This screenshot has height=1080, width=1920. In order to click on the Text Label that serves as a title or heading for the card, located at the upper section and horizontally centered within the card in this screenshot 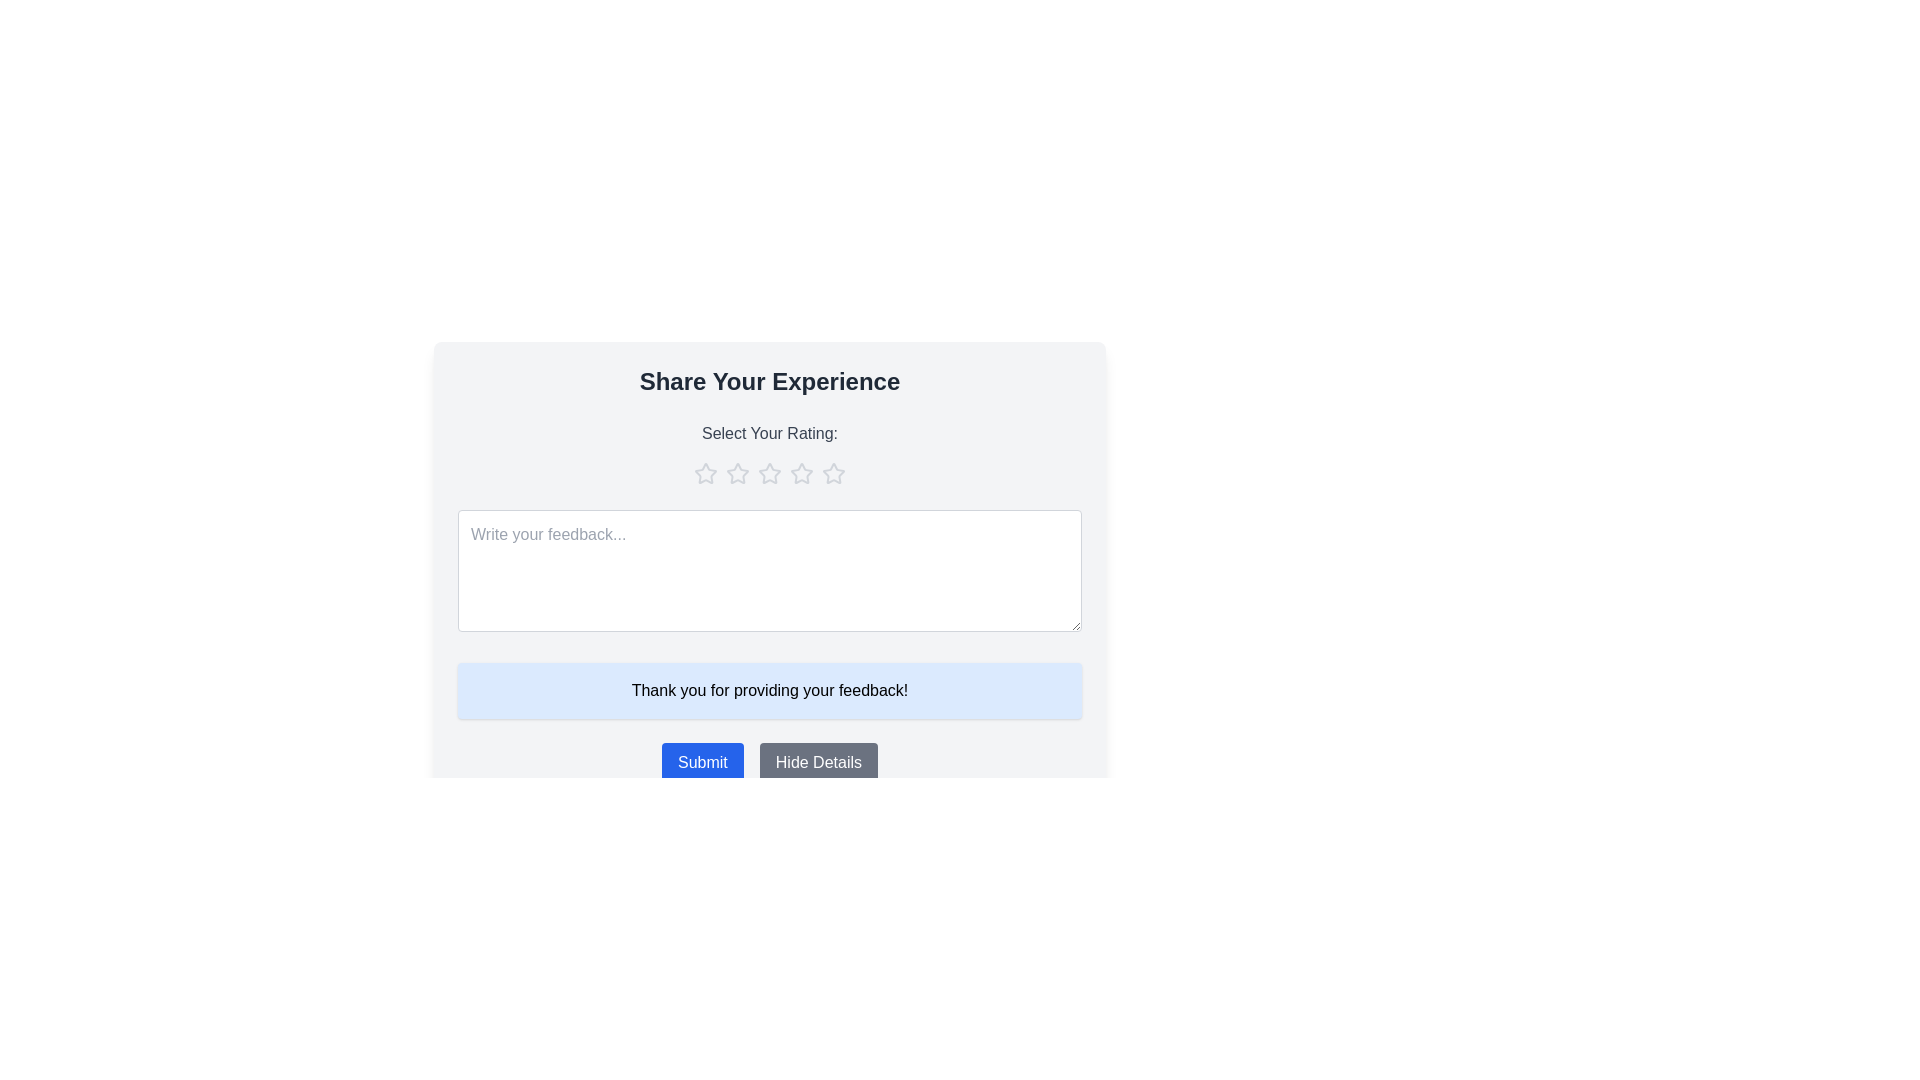, I will do `click(768, 381)`.